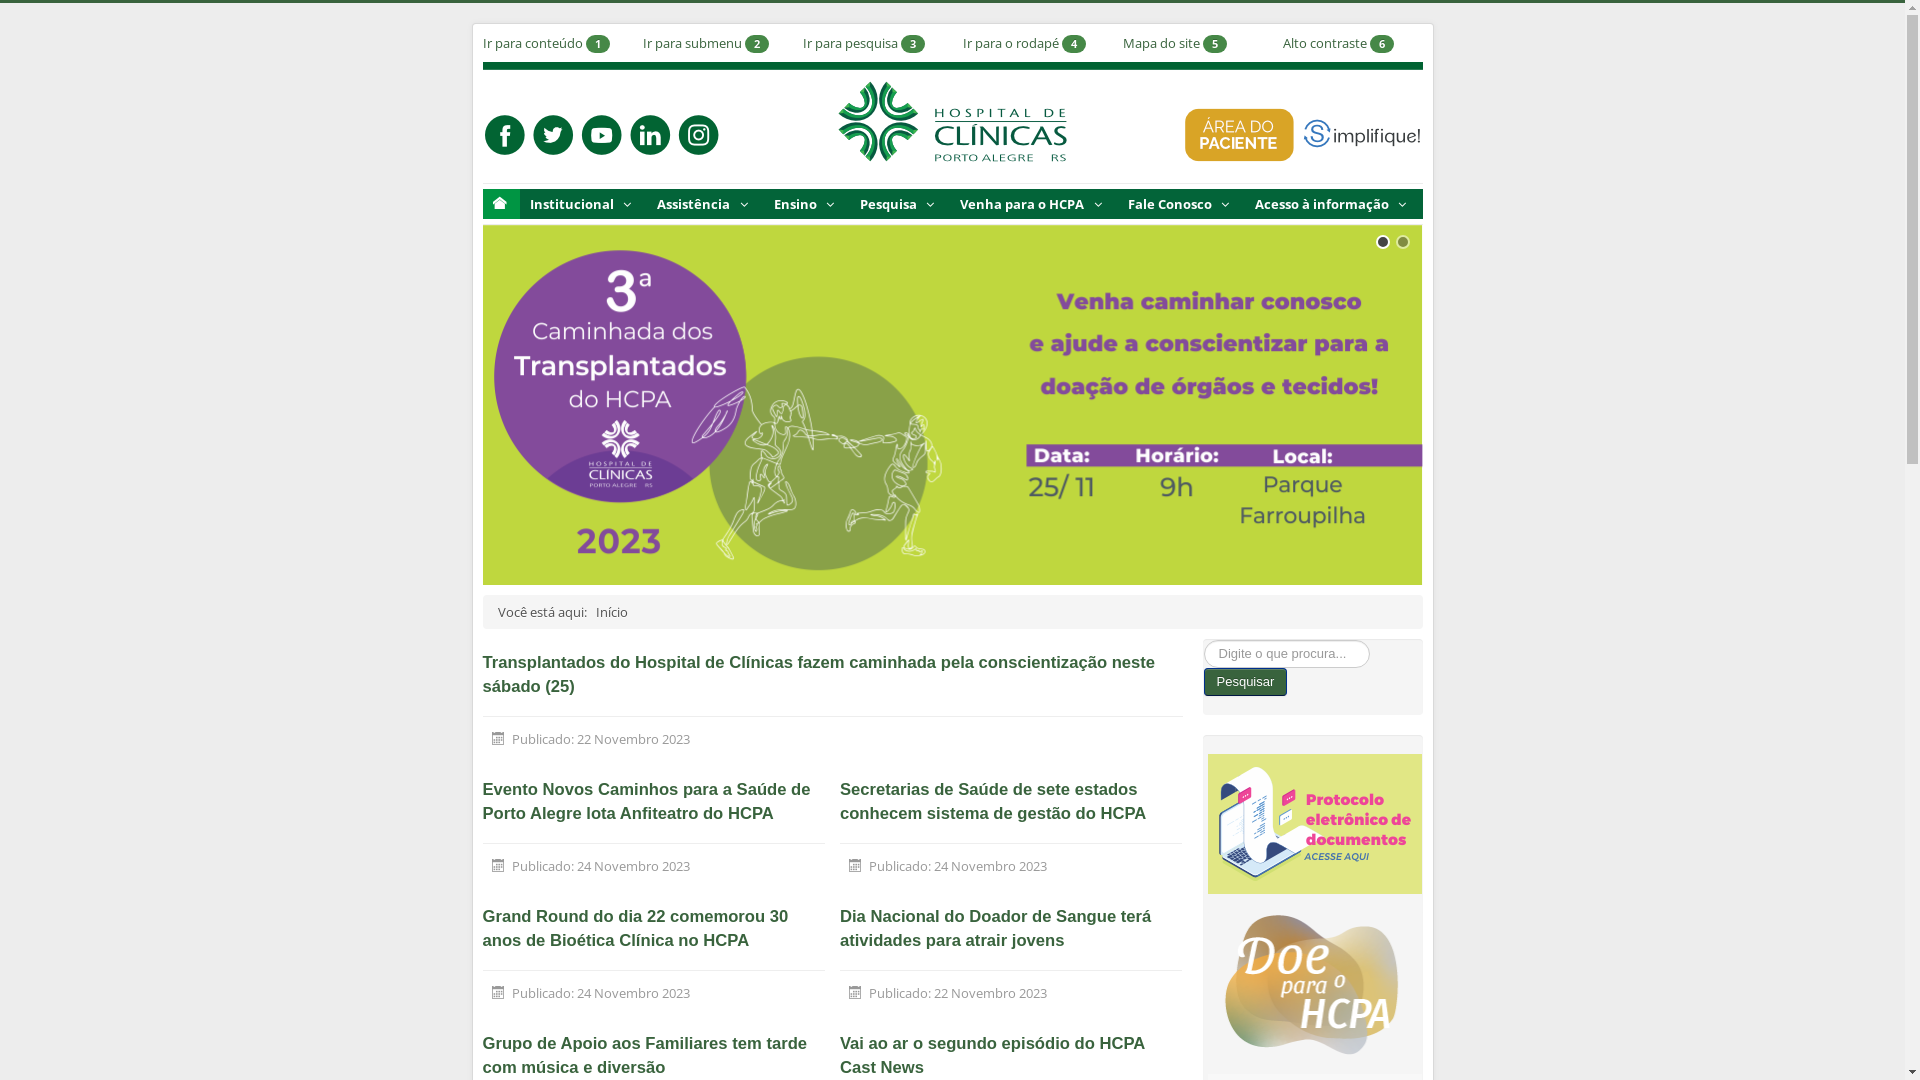 This screenshot has width=1920, height=1080. I want to click on 'Fale Conosco', so click(1181, 204).